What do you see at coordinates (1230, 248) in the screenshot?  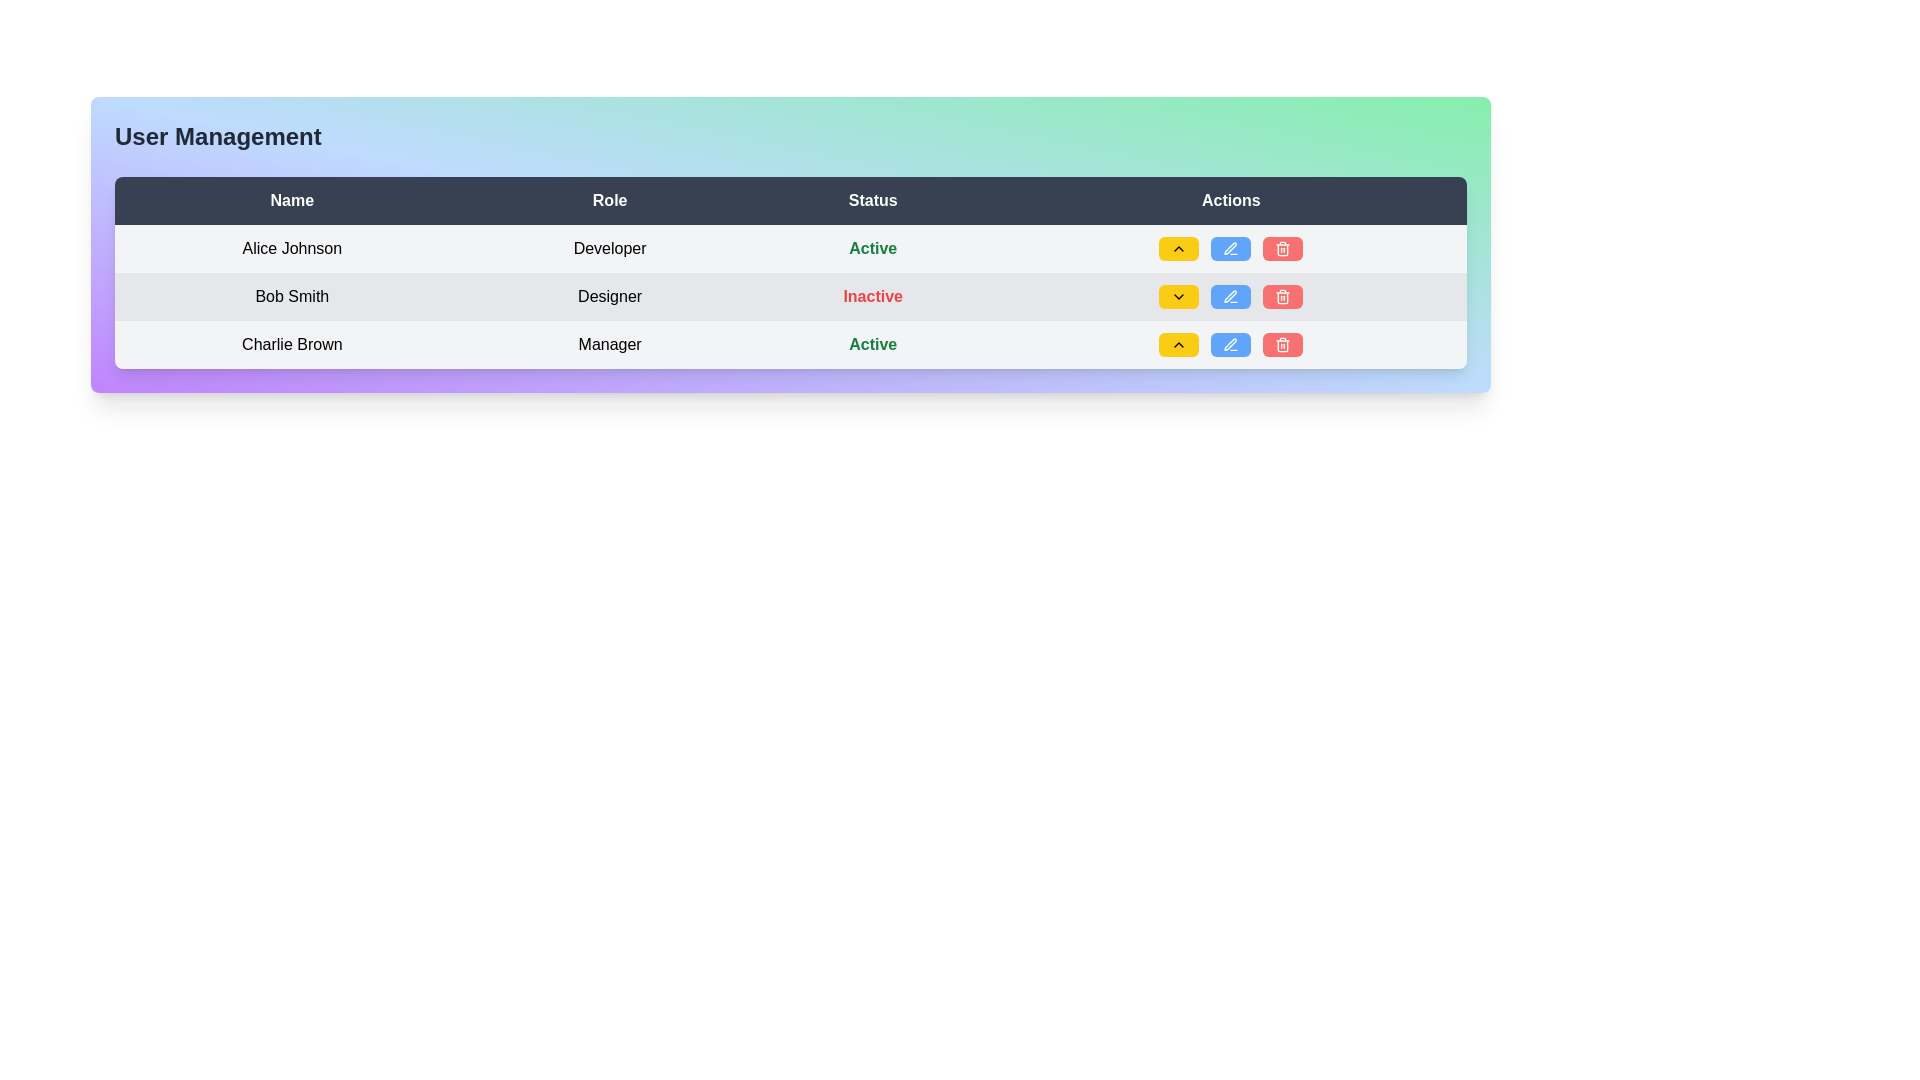 I see `the 'Edit' button in the 'Actions' column for the row containing 'Alice Johnson' and 'Developer'` at bounding box center [1230, 248].